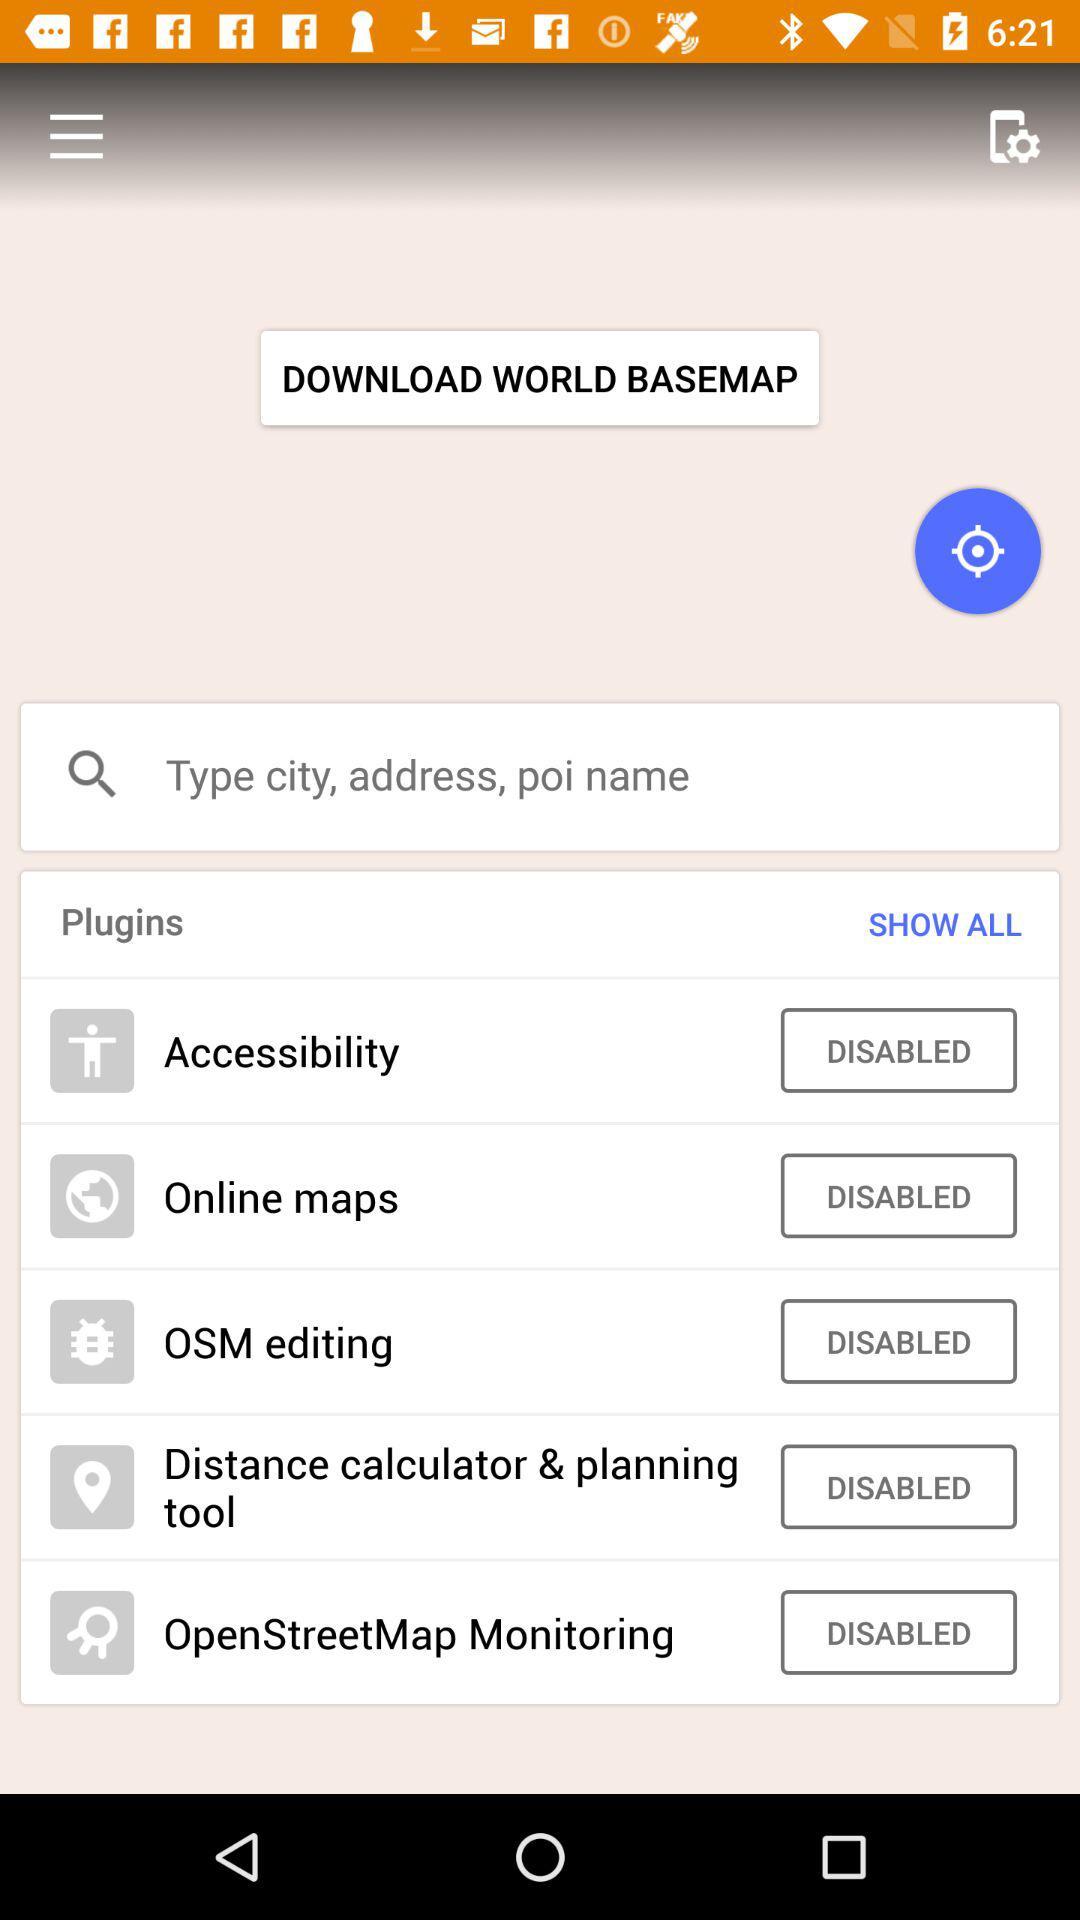  Describe the element at coordinates (92, 1341) in the screenshot. I see `the settings icon` at that location.